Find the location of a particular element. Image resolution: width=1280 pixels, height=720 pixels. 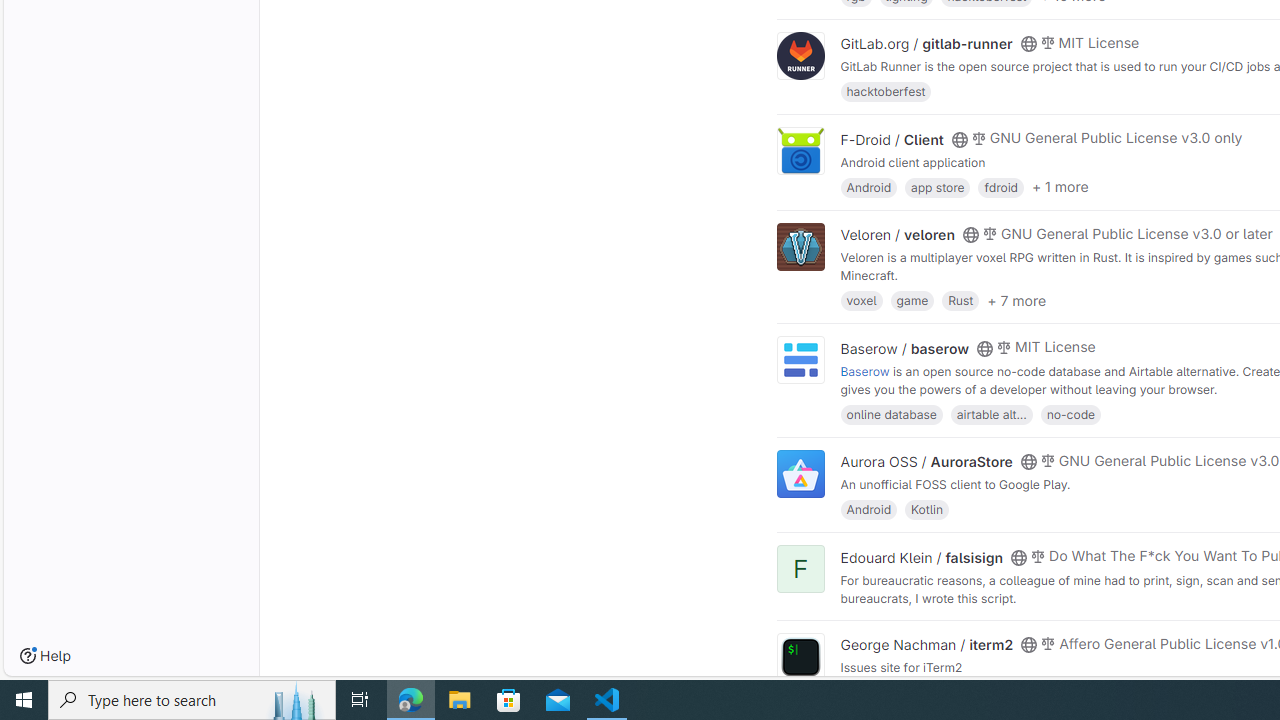

'app store' is located at coordinates (937, 186).